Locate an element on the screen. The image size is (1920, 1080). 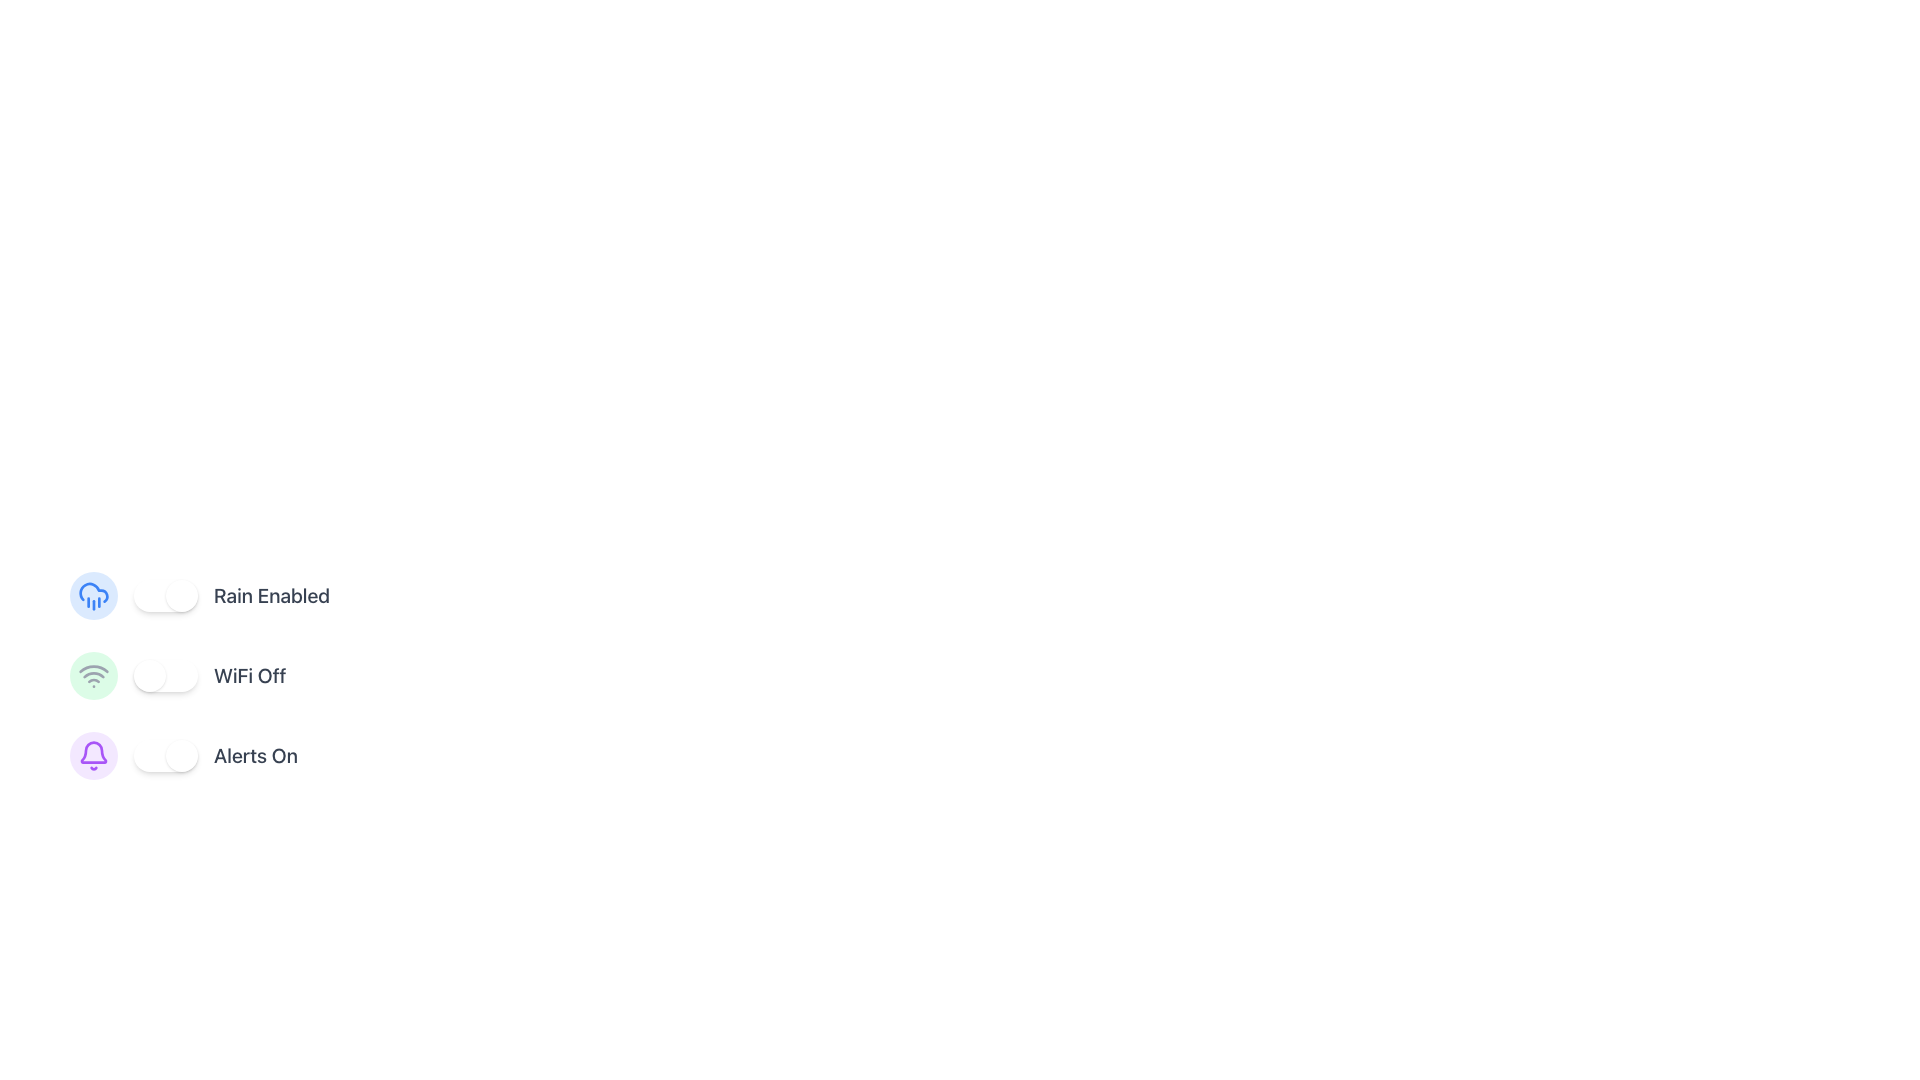
the toggle switch for WiFi, located in the second row of the settings list, to change its state from 'WiFi Off' to 'WiFi On' is located at coordinates (166, 675).